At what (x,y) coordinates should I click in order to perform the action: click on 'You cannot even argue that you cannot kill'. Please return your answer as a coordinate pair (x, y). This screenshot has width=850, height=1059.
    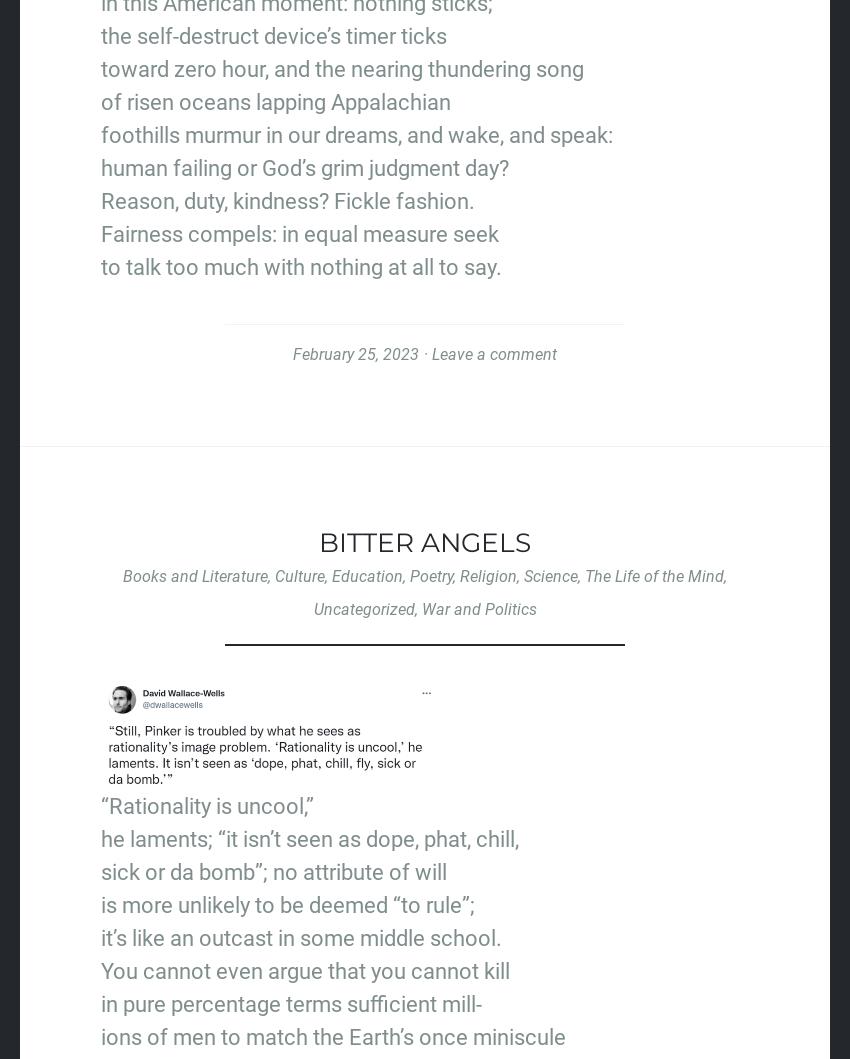
    Looking at the image, I should click on (99, 969).